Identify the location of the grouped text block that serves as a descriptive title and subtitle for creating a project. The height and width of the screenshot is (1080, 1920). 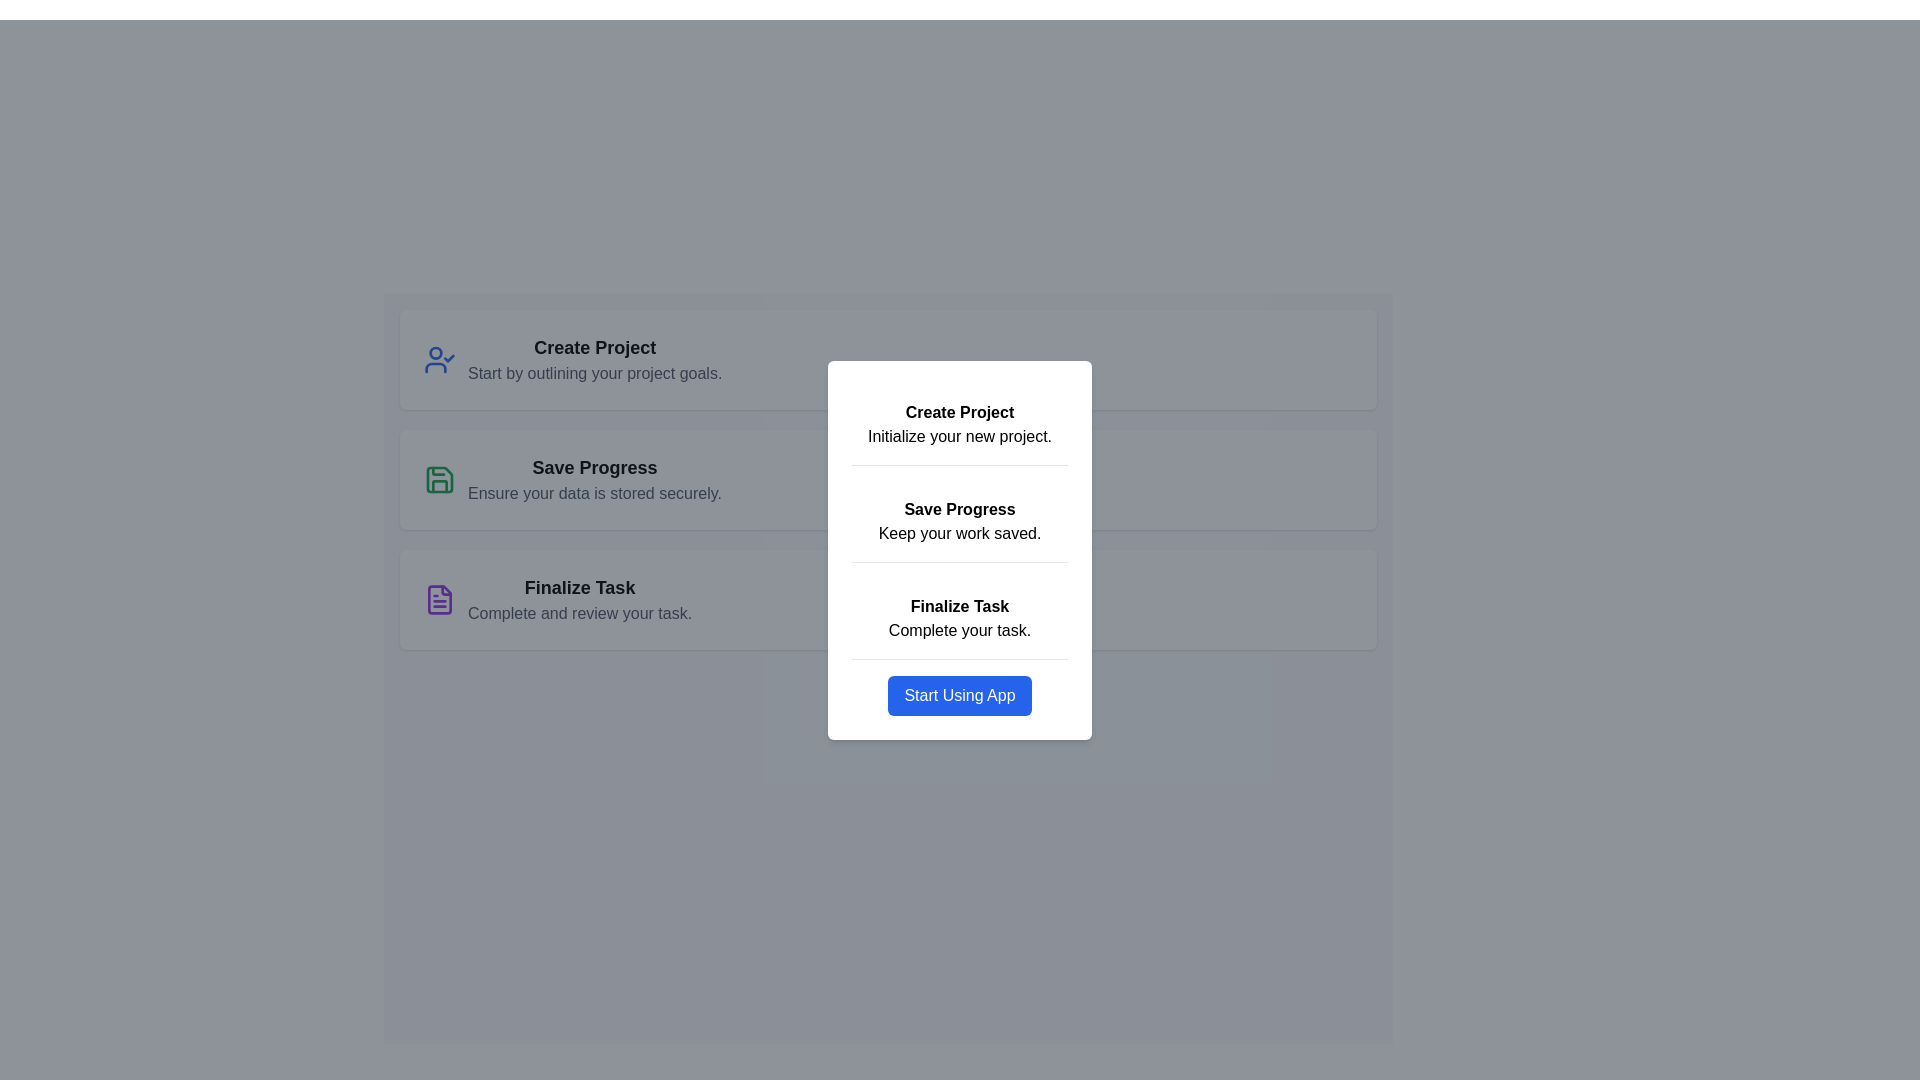
(594, 358).